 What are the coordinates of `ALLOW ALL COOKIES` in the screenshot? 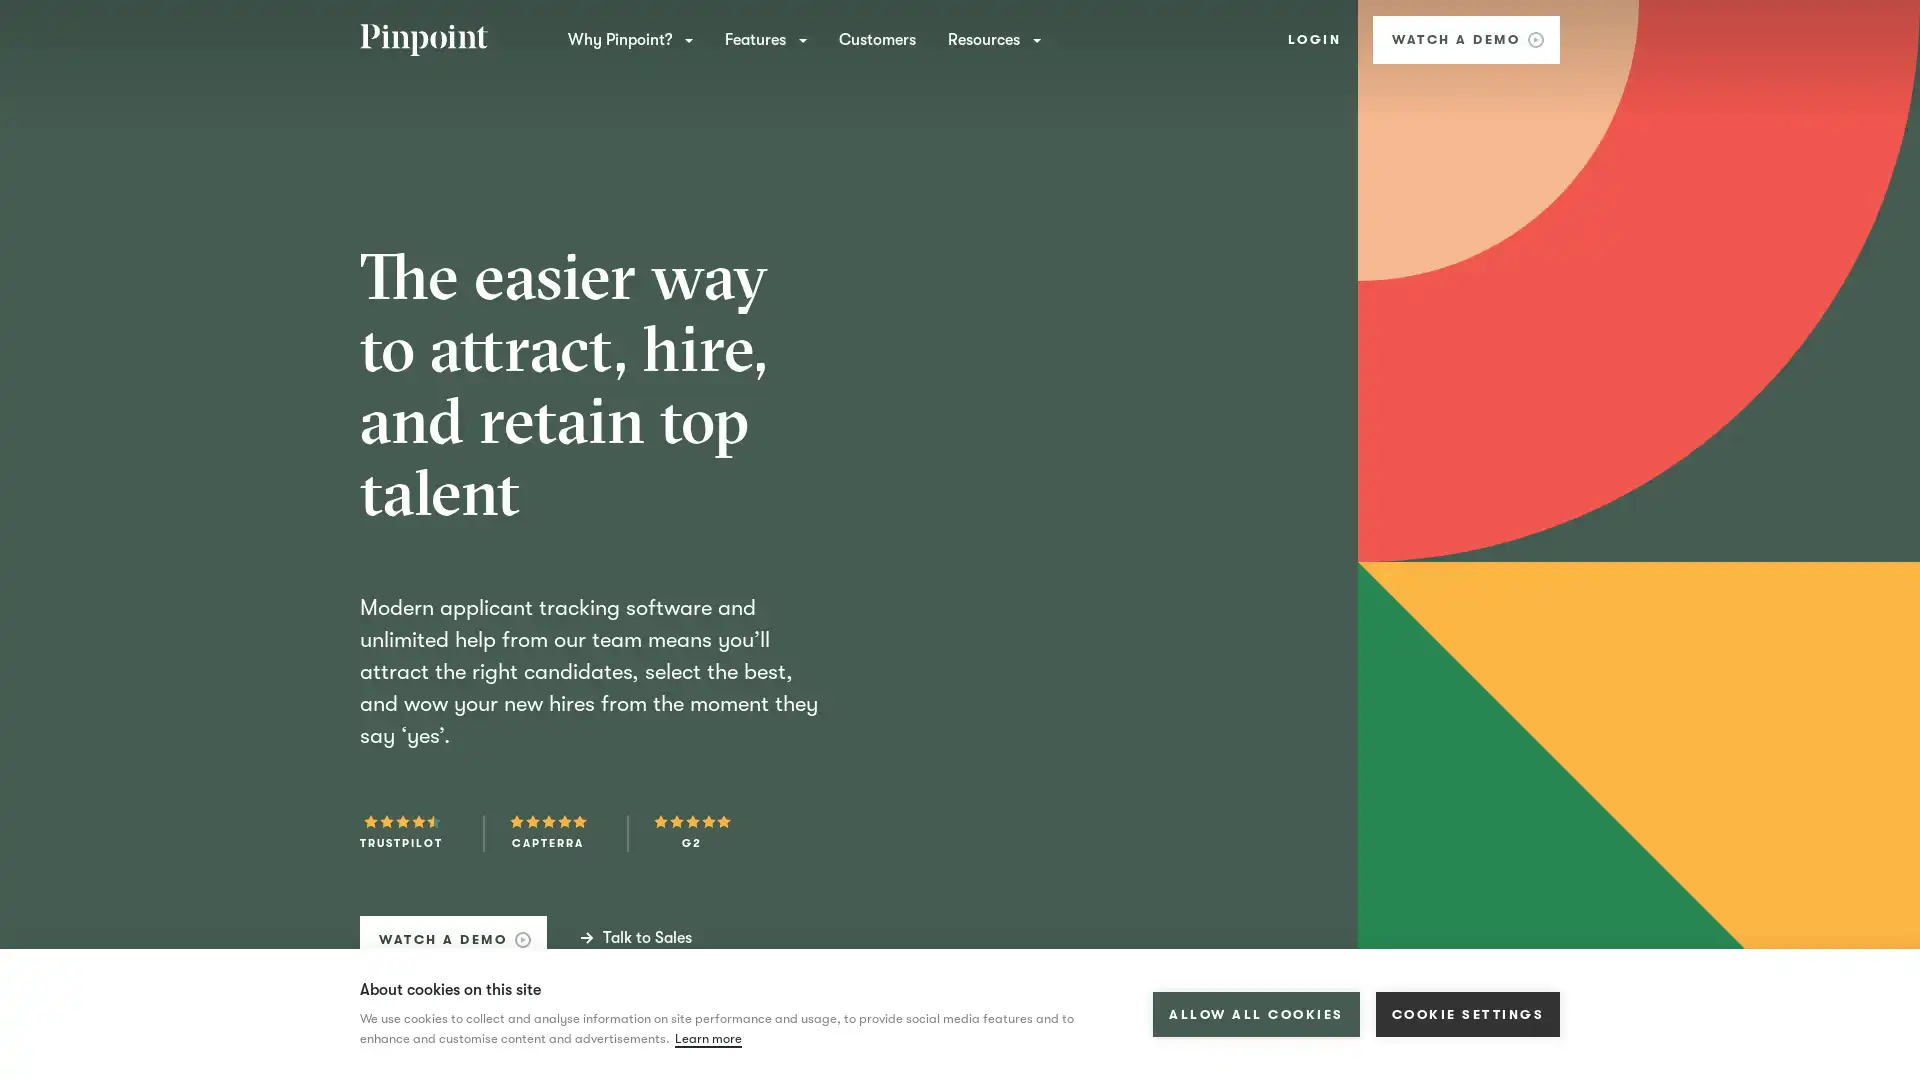 It's located at (1255, 1014).